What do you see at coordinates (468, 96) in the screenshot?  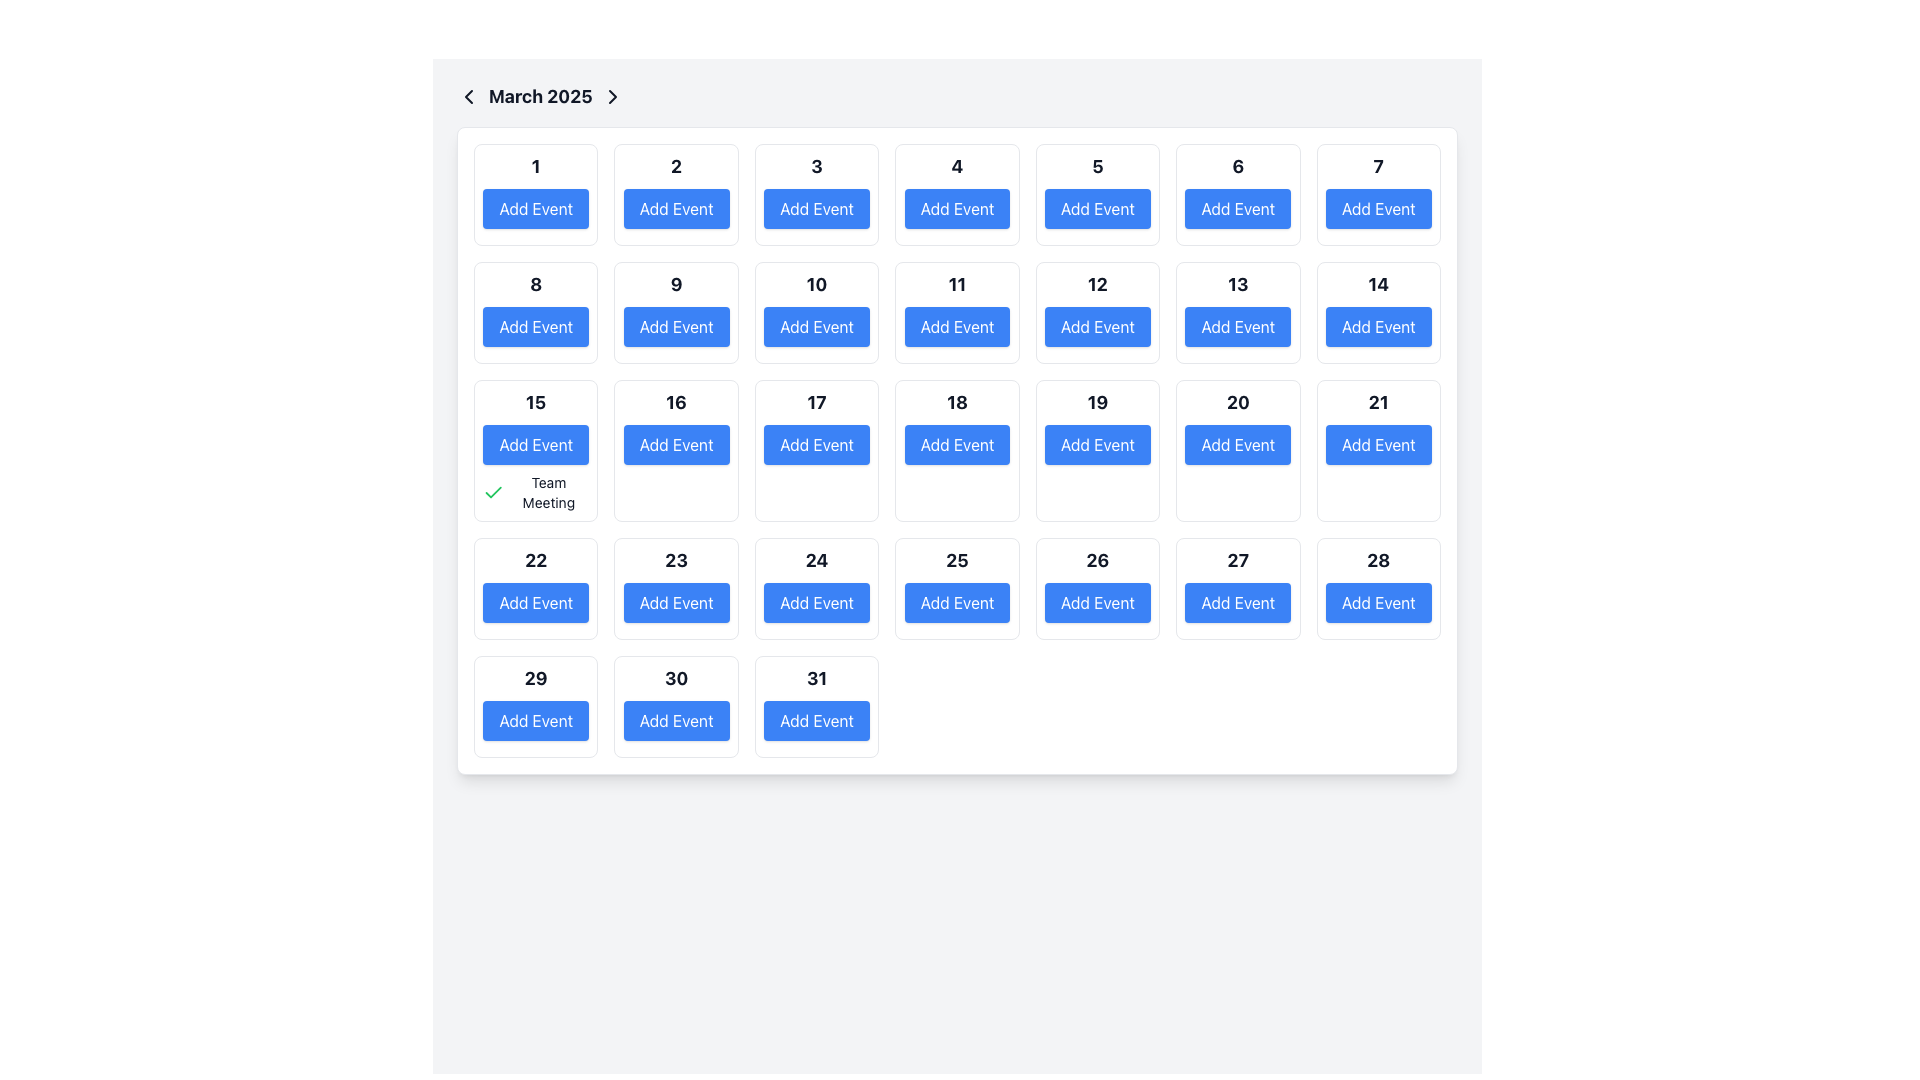 I see `the left-pointing chevron icon button located at the top-left corner of the interface, which is styled with a thin black stroke and is part of a navigation group next to the text 'March 2025'` at bounding box center [468, 96].